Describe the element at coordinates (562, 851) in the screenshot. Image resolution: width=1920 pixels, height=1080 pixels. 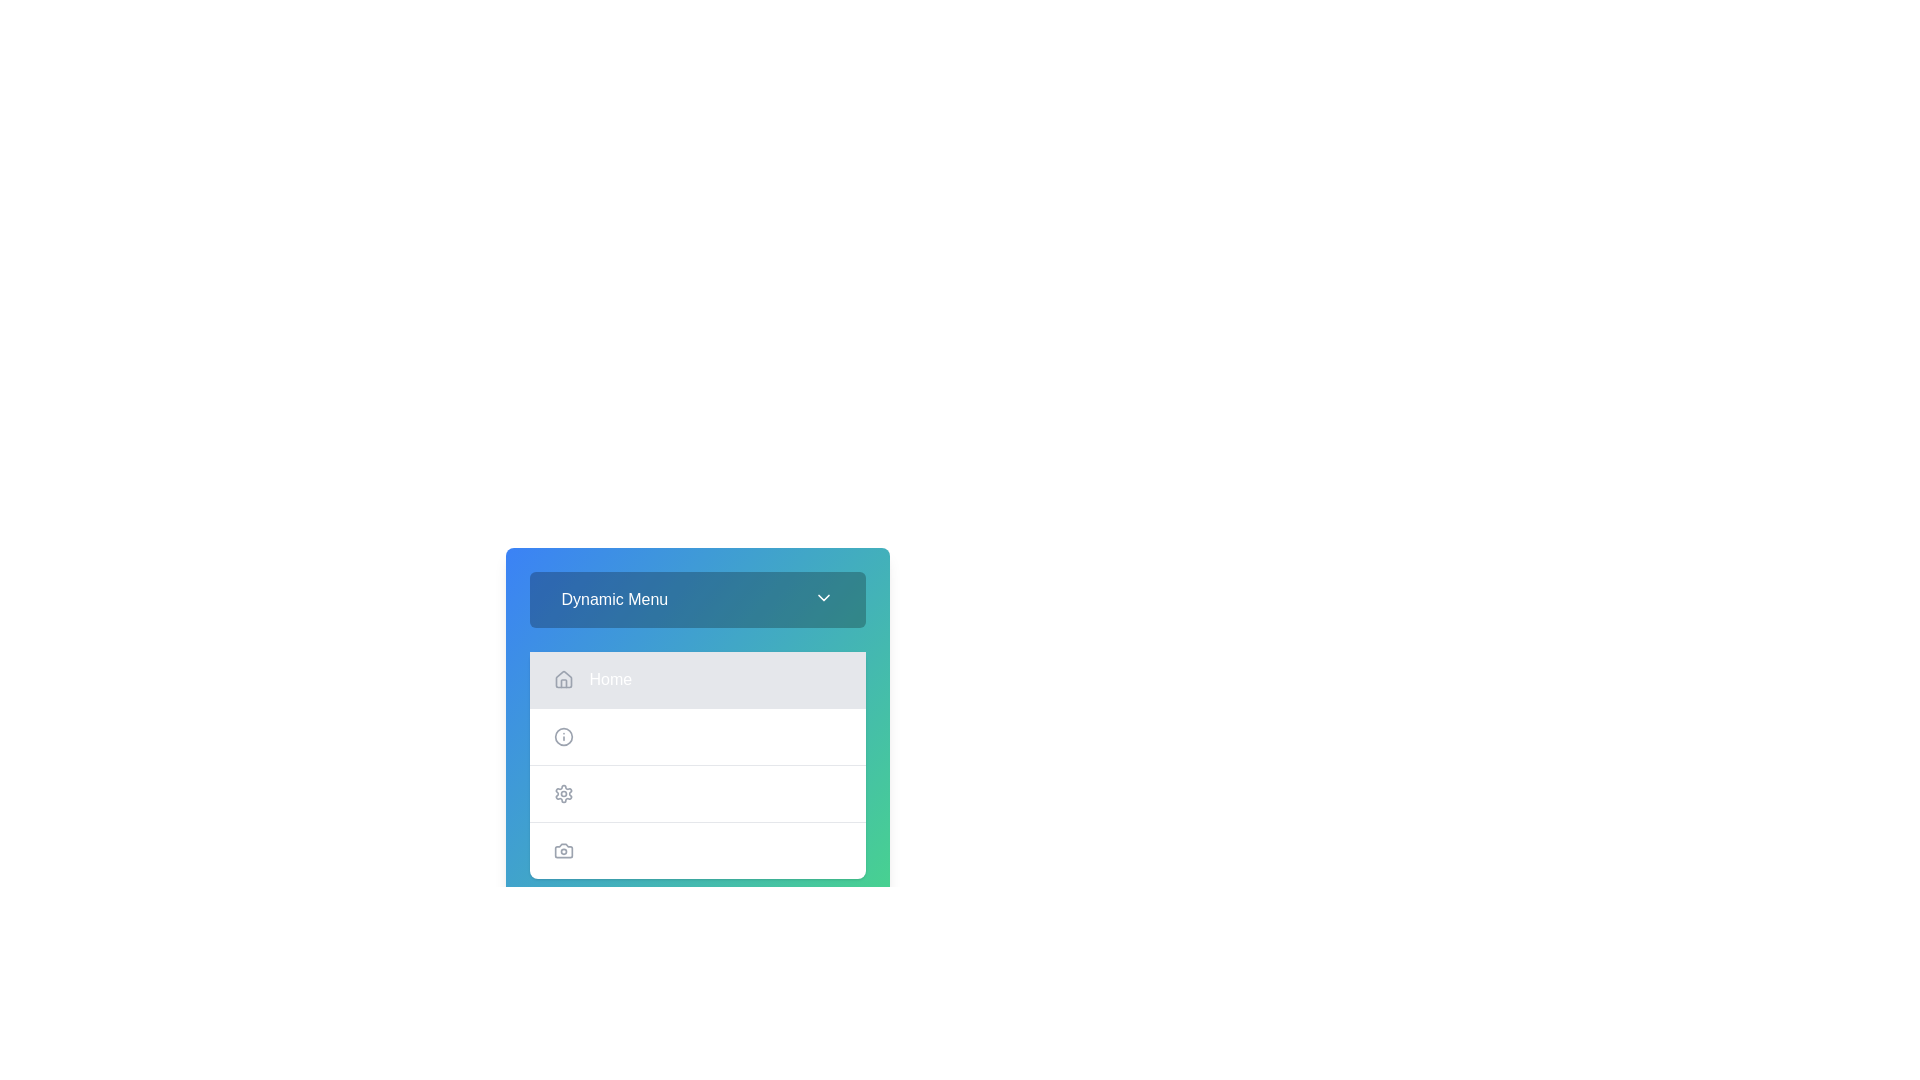
I see `the camera-like icon with a small house shape at its top` at that location.